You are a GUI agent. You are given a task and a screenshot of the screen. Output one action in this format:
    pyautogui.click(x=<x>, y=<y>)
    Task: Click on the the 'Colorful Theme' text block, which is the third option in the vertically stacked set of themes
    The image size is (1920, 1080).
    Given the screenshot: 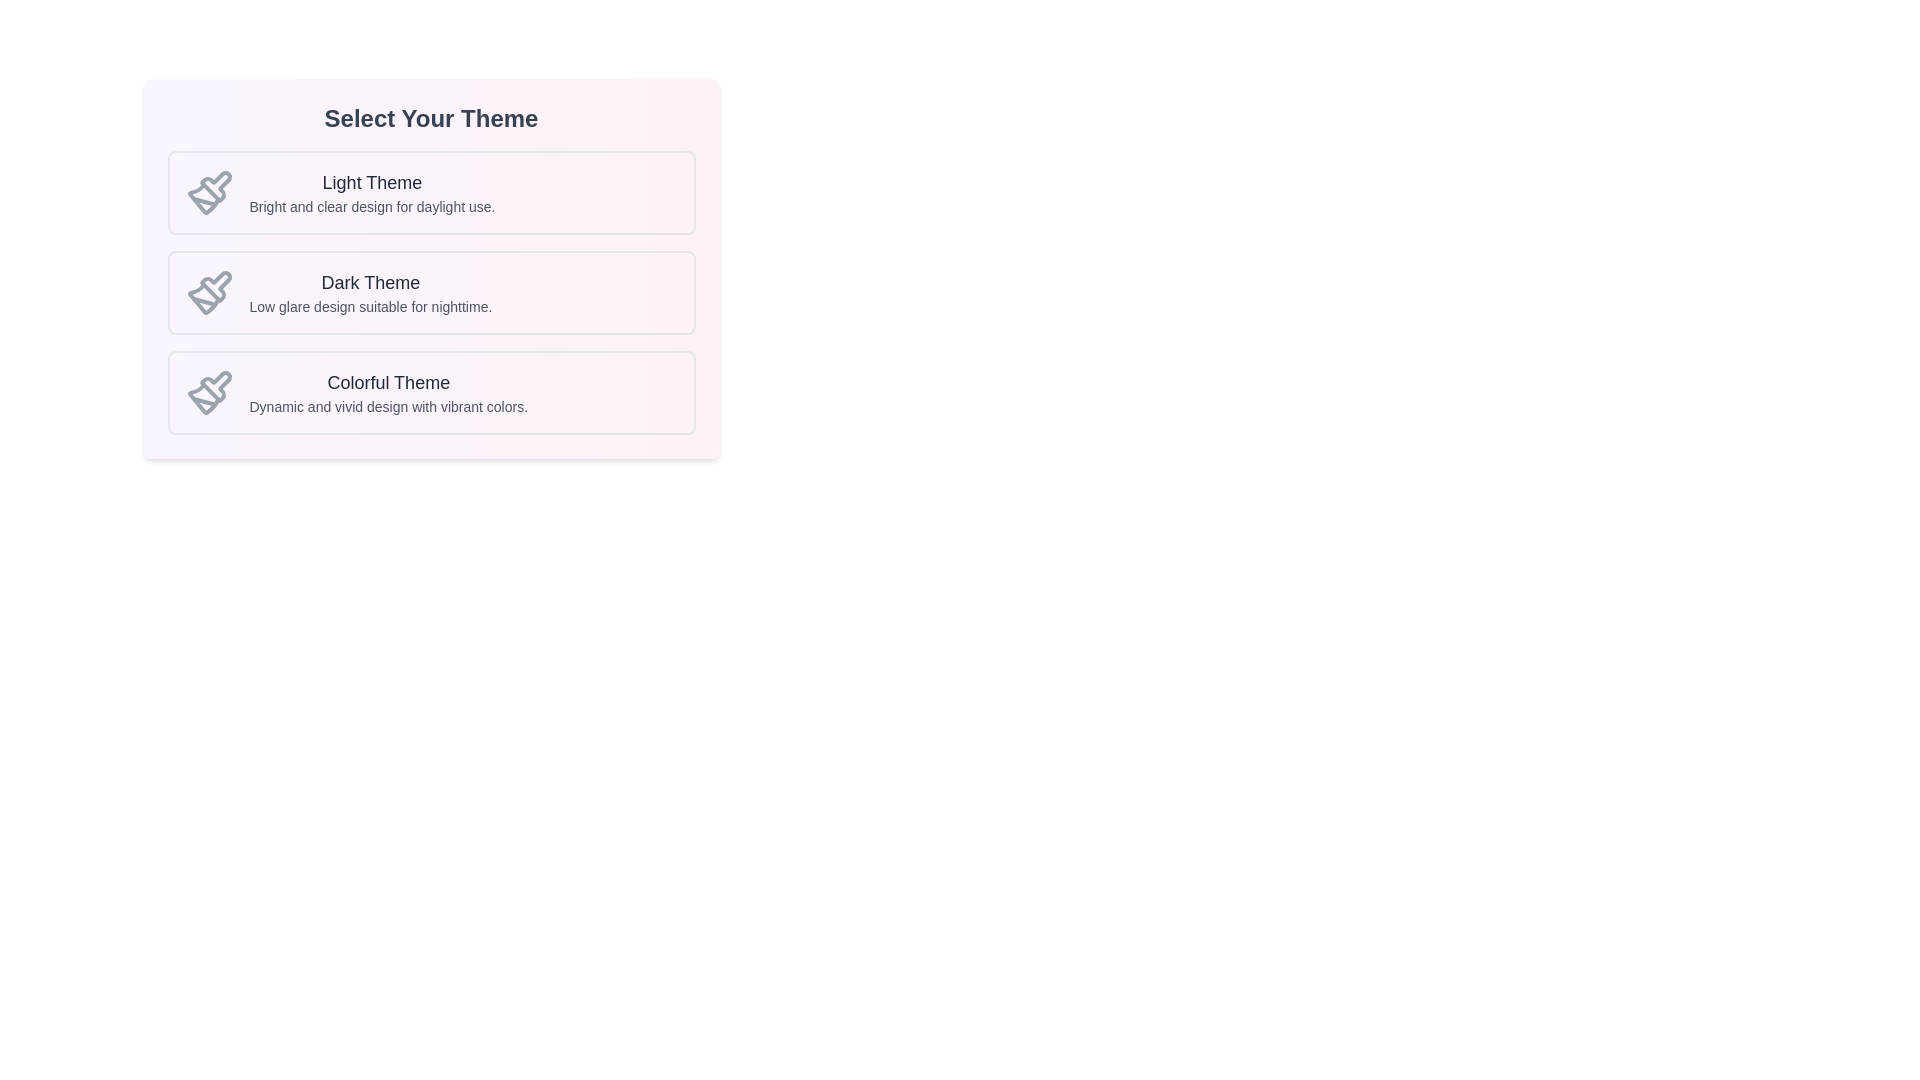 What is the action you would take?
    pyautogui.click(x=388, y=393)
    